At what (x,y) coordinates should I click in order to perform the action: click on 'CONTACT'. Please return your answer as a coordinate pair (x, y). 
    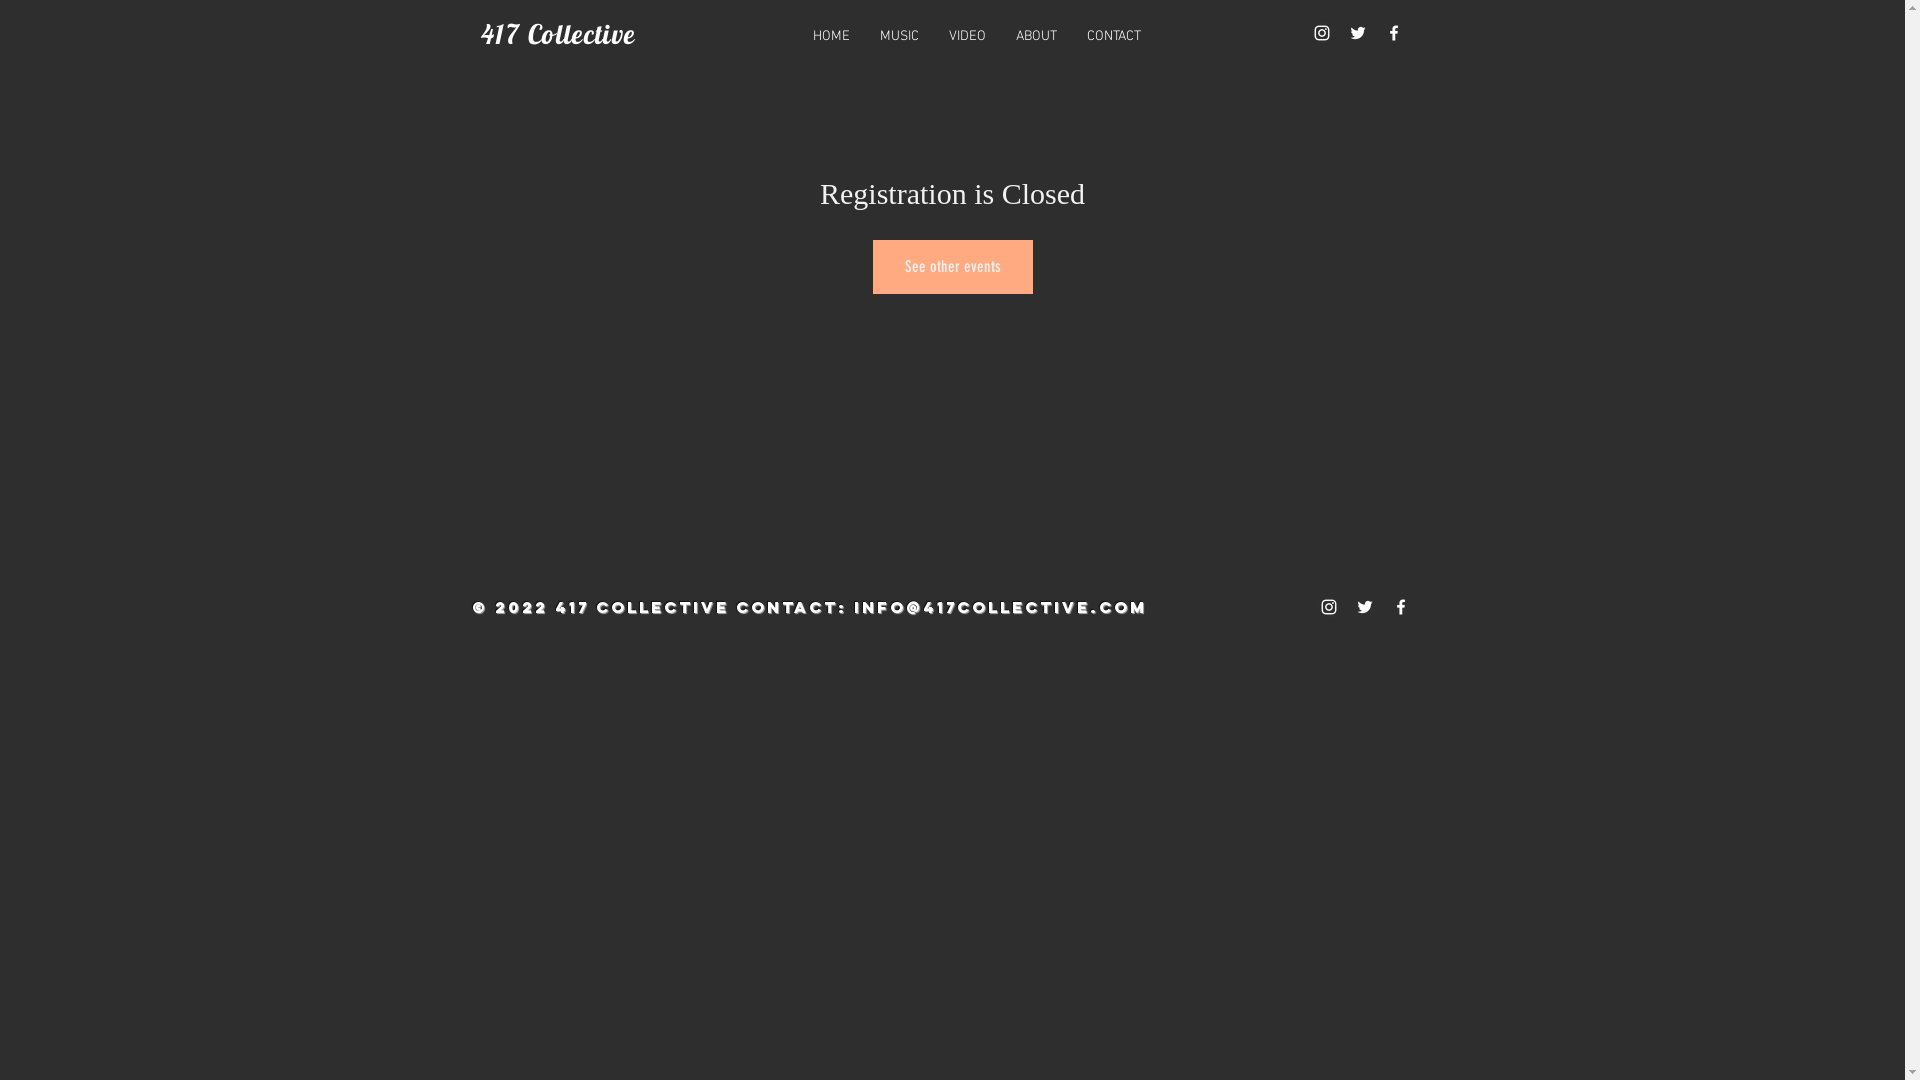
    Looking at the image, I should click on (1112, 37).